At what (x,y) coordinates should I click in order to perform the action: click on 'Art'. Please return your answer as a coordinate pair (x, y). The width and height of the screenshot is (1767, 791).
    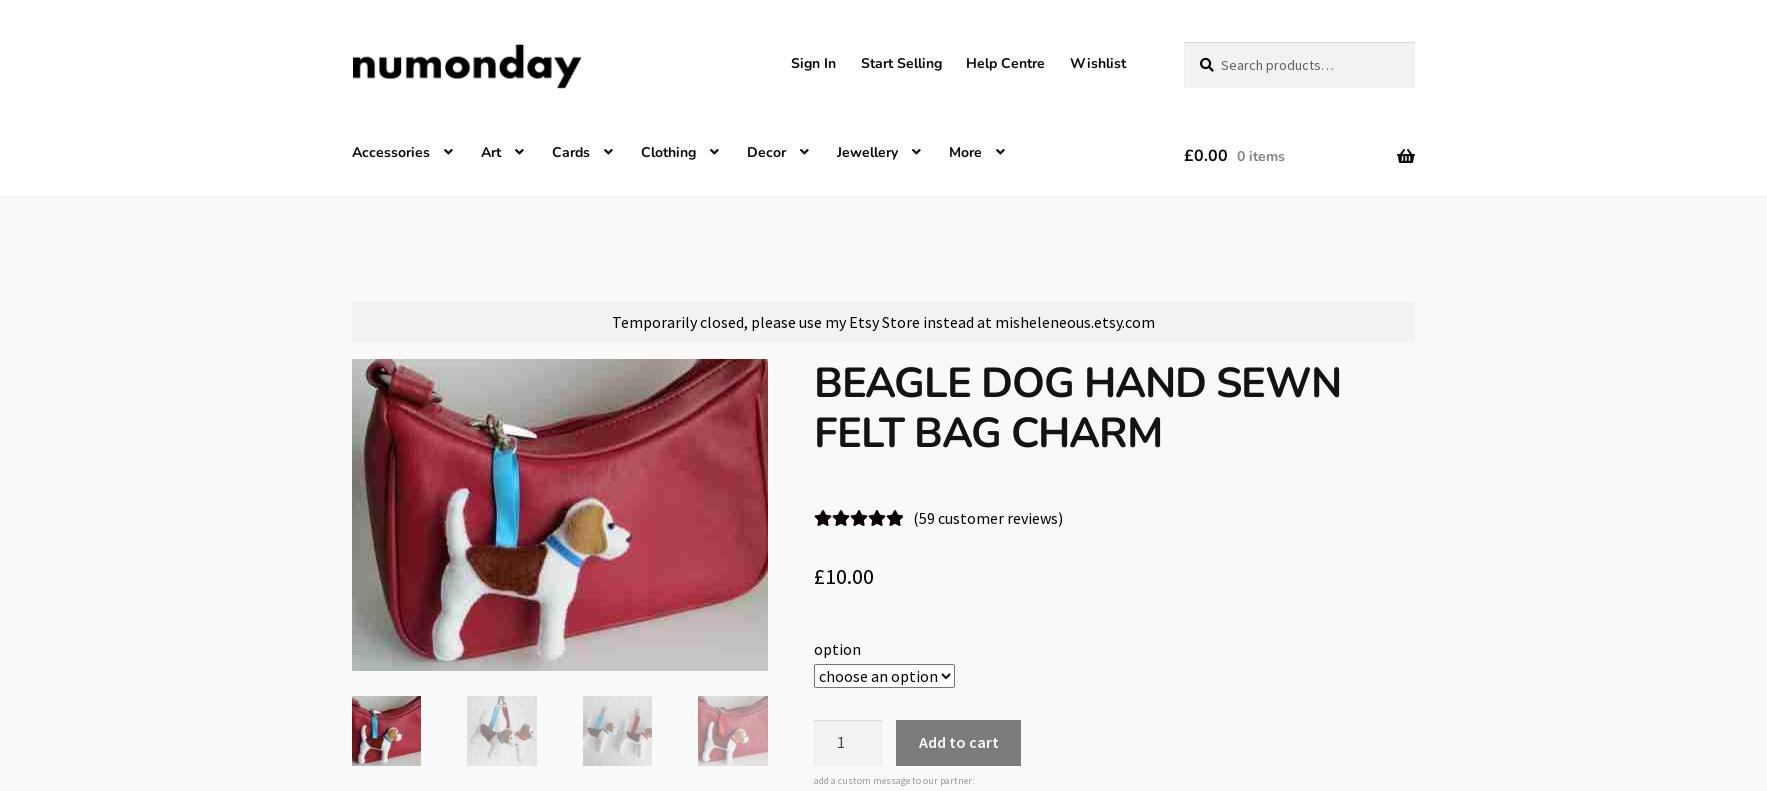
    Looking at the image, I should click on (489, 150).